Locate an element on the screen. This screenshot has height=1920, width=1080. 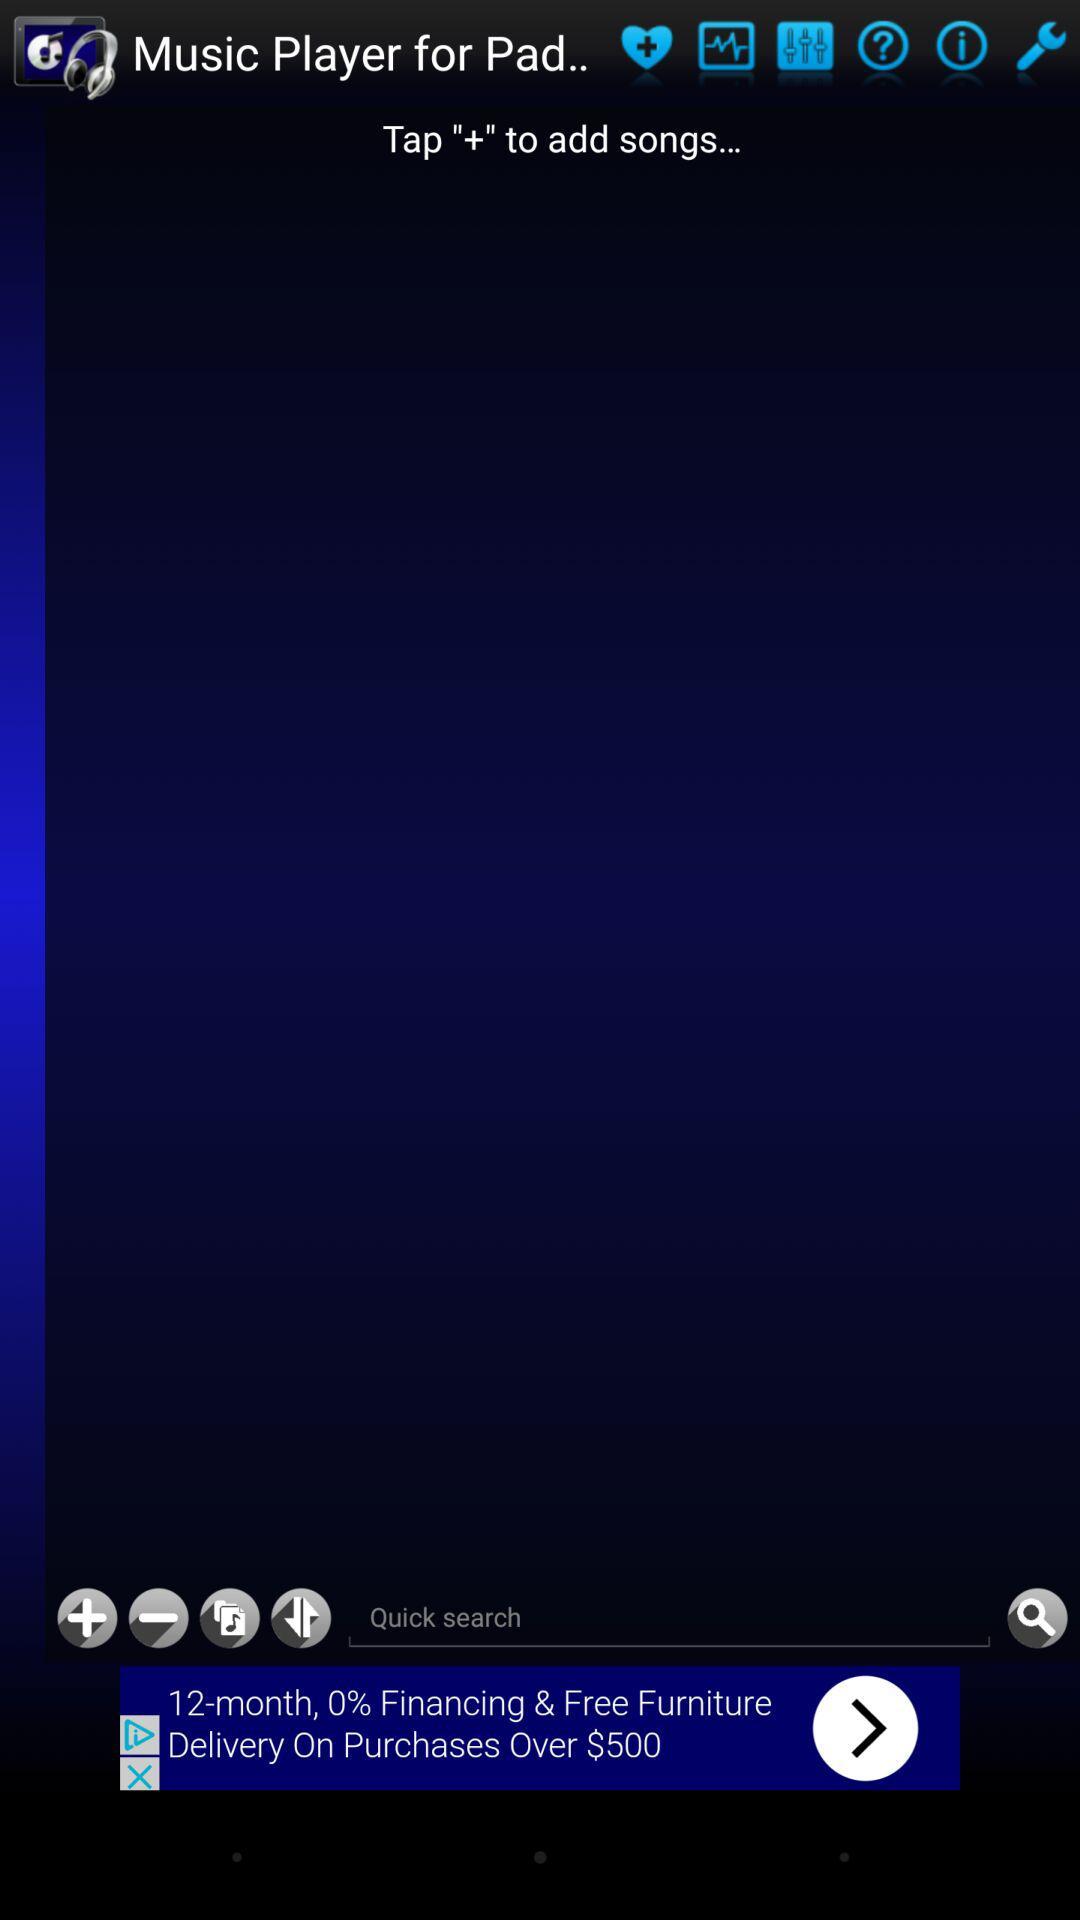
open songlist is located at coordinates (228, 1618).